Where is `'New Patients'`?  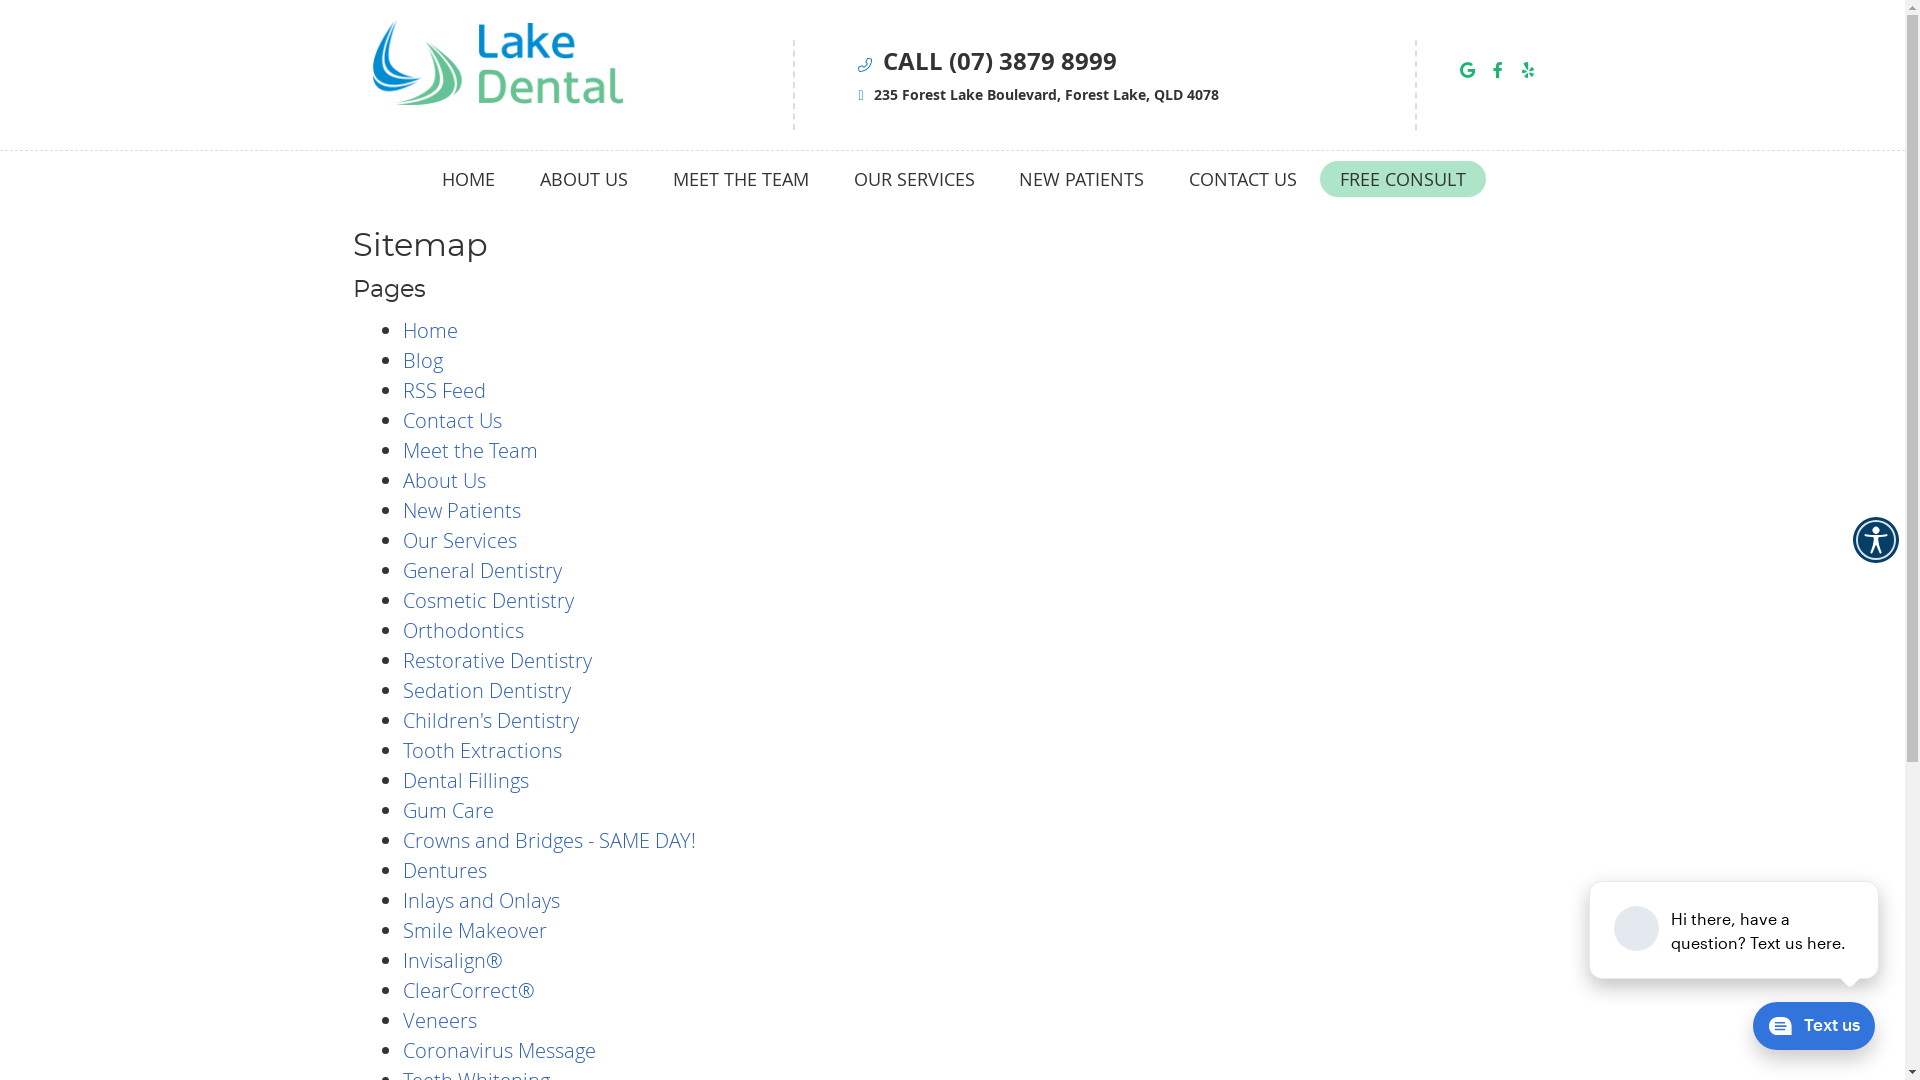
'New Patients' is located at coordinates (459, 509).